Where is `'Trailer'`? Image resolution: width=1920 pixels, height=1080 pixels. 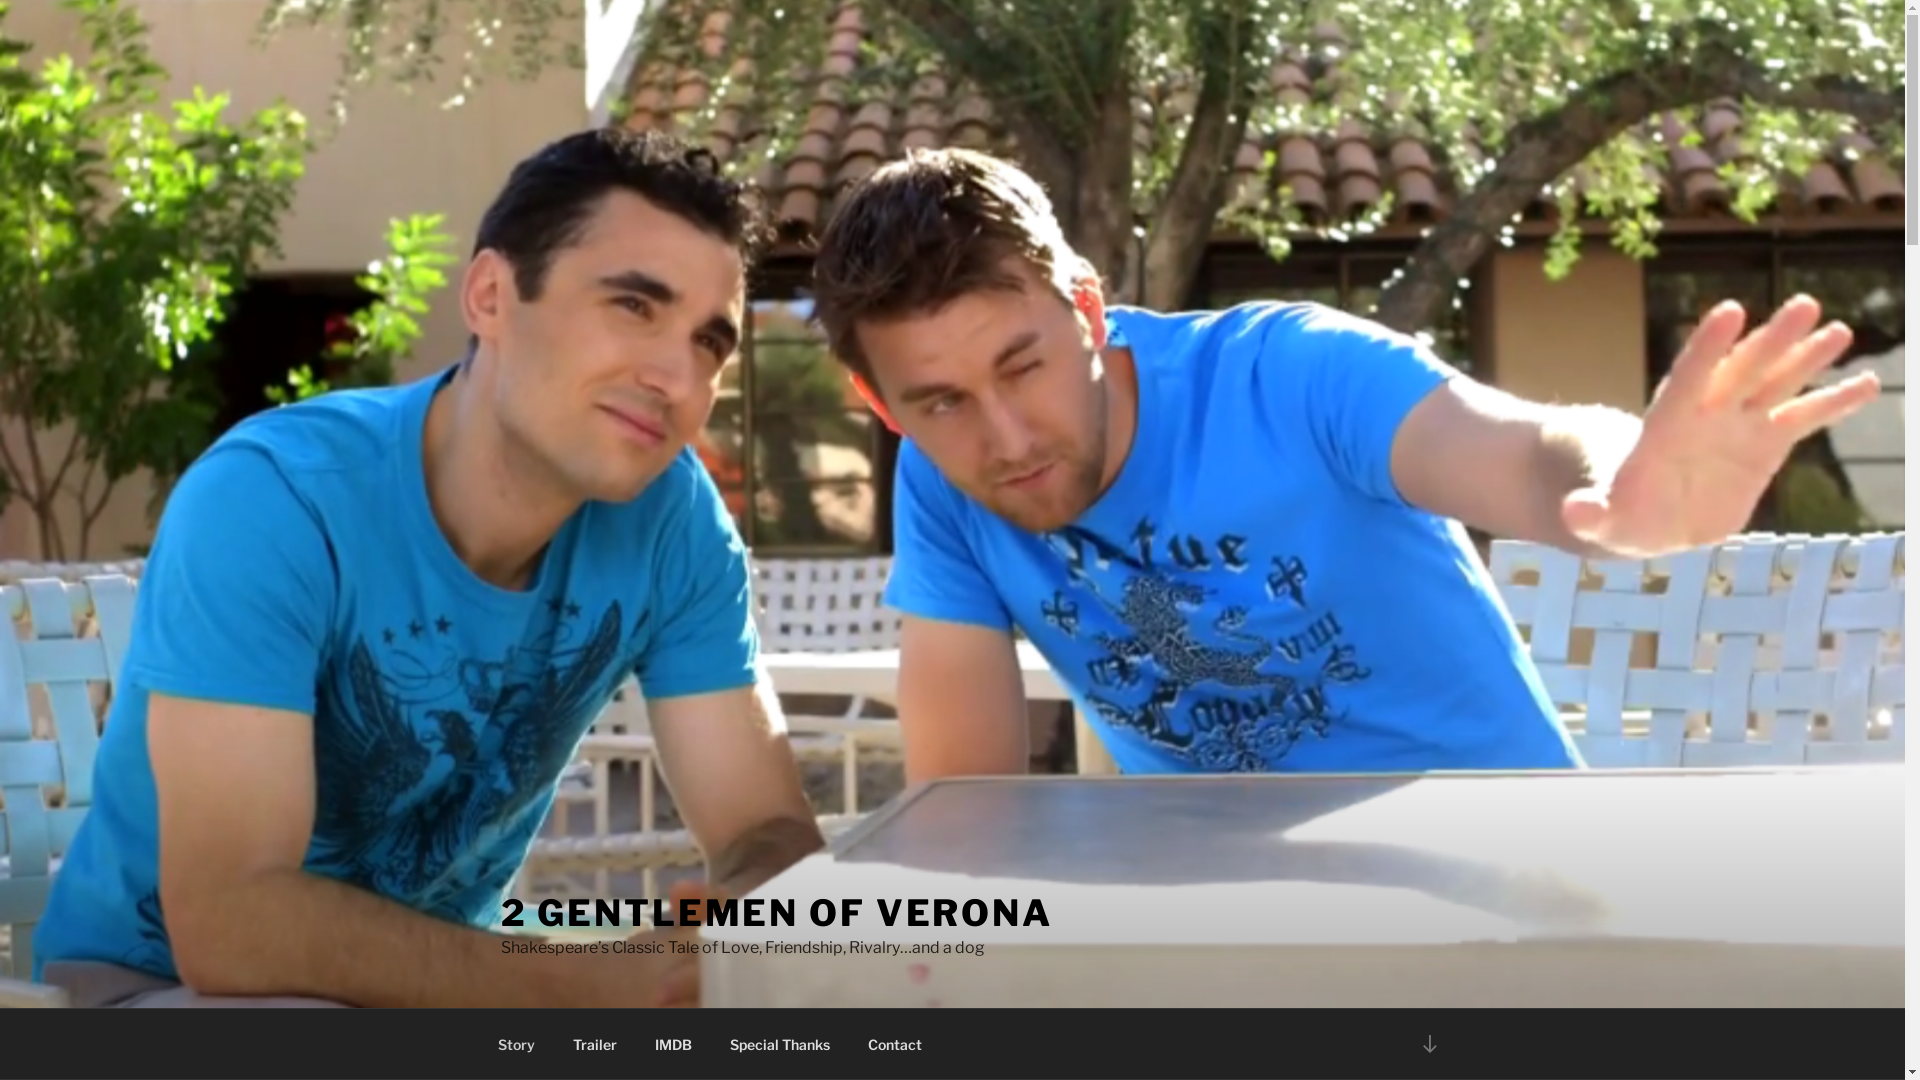 'Trailer' is located at coordinates (594, 1043).